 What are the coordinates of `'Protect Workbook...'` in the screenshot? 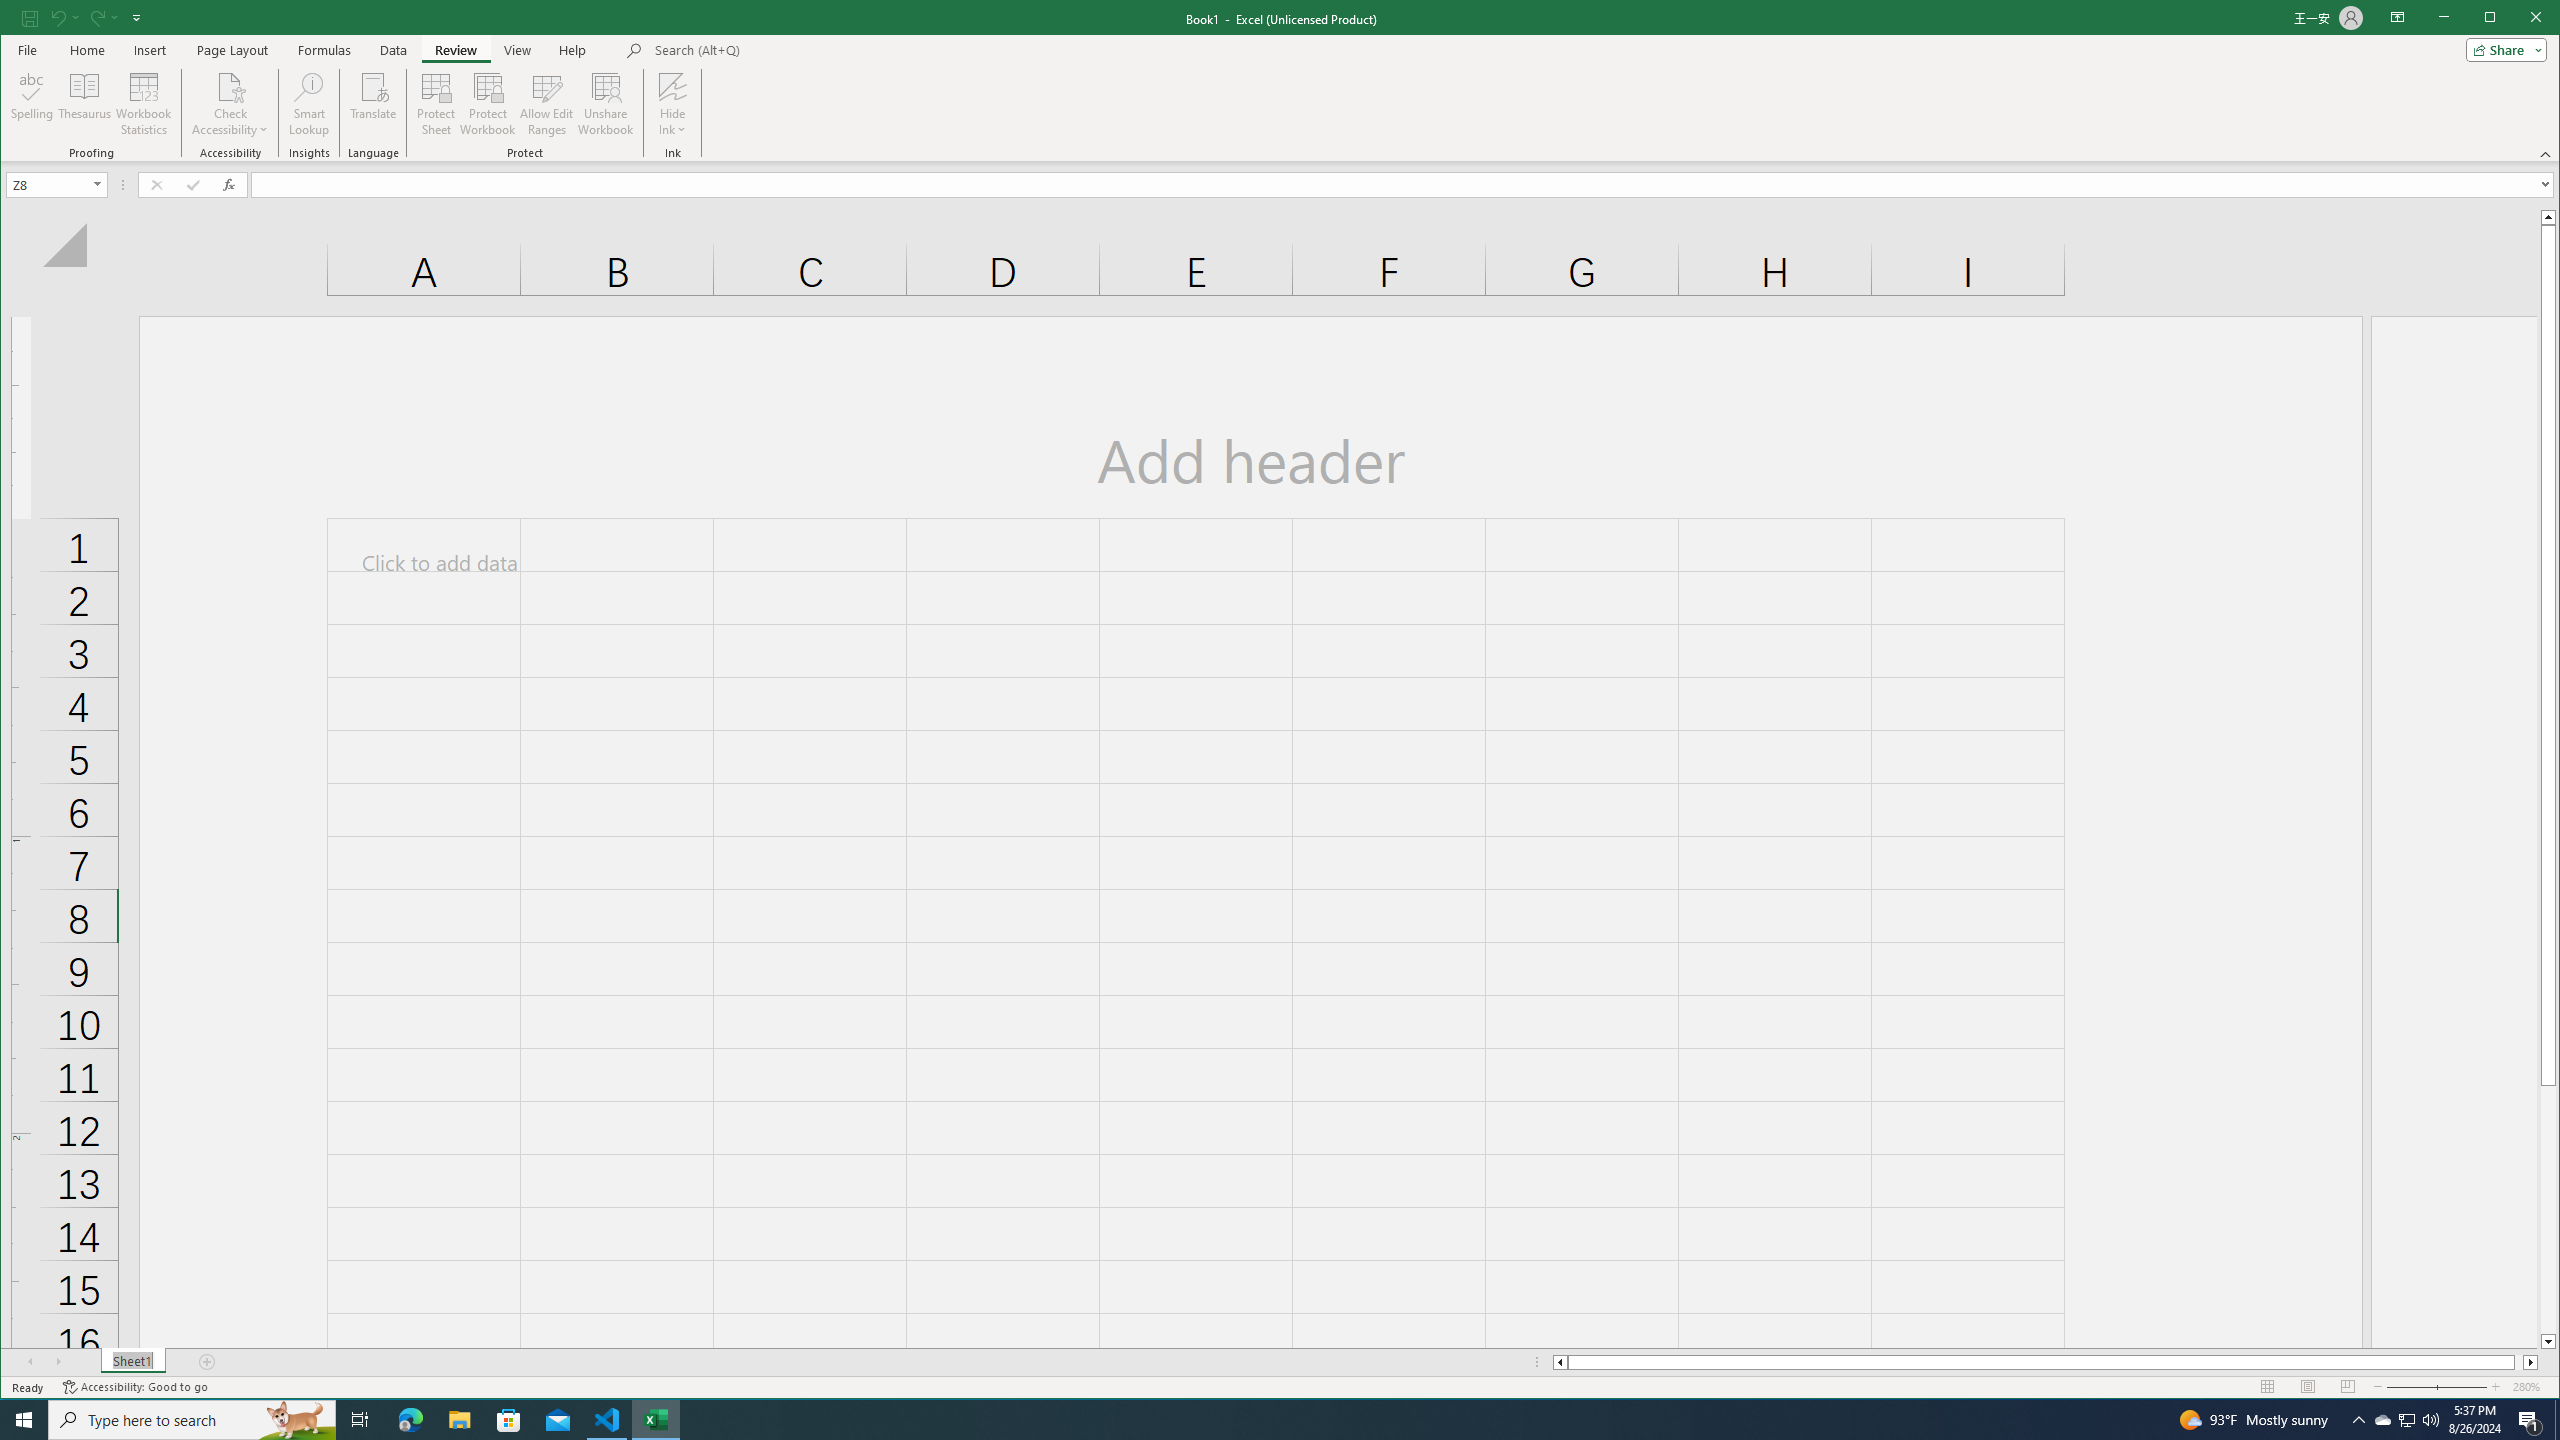 It's located at (486, 103).